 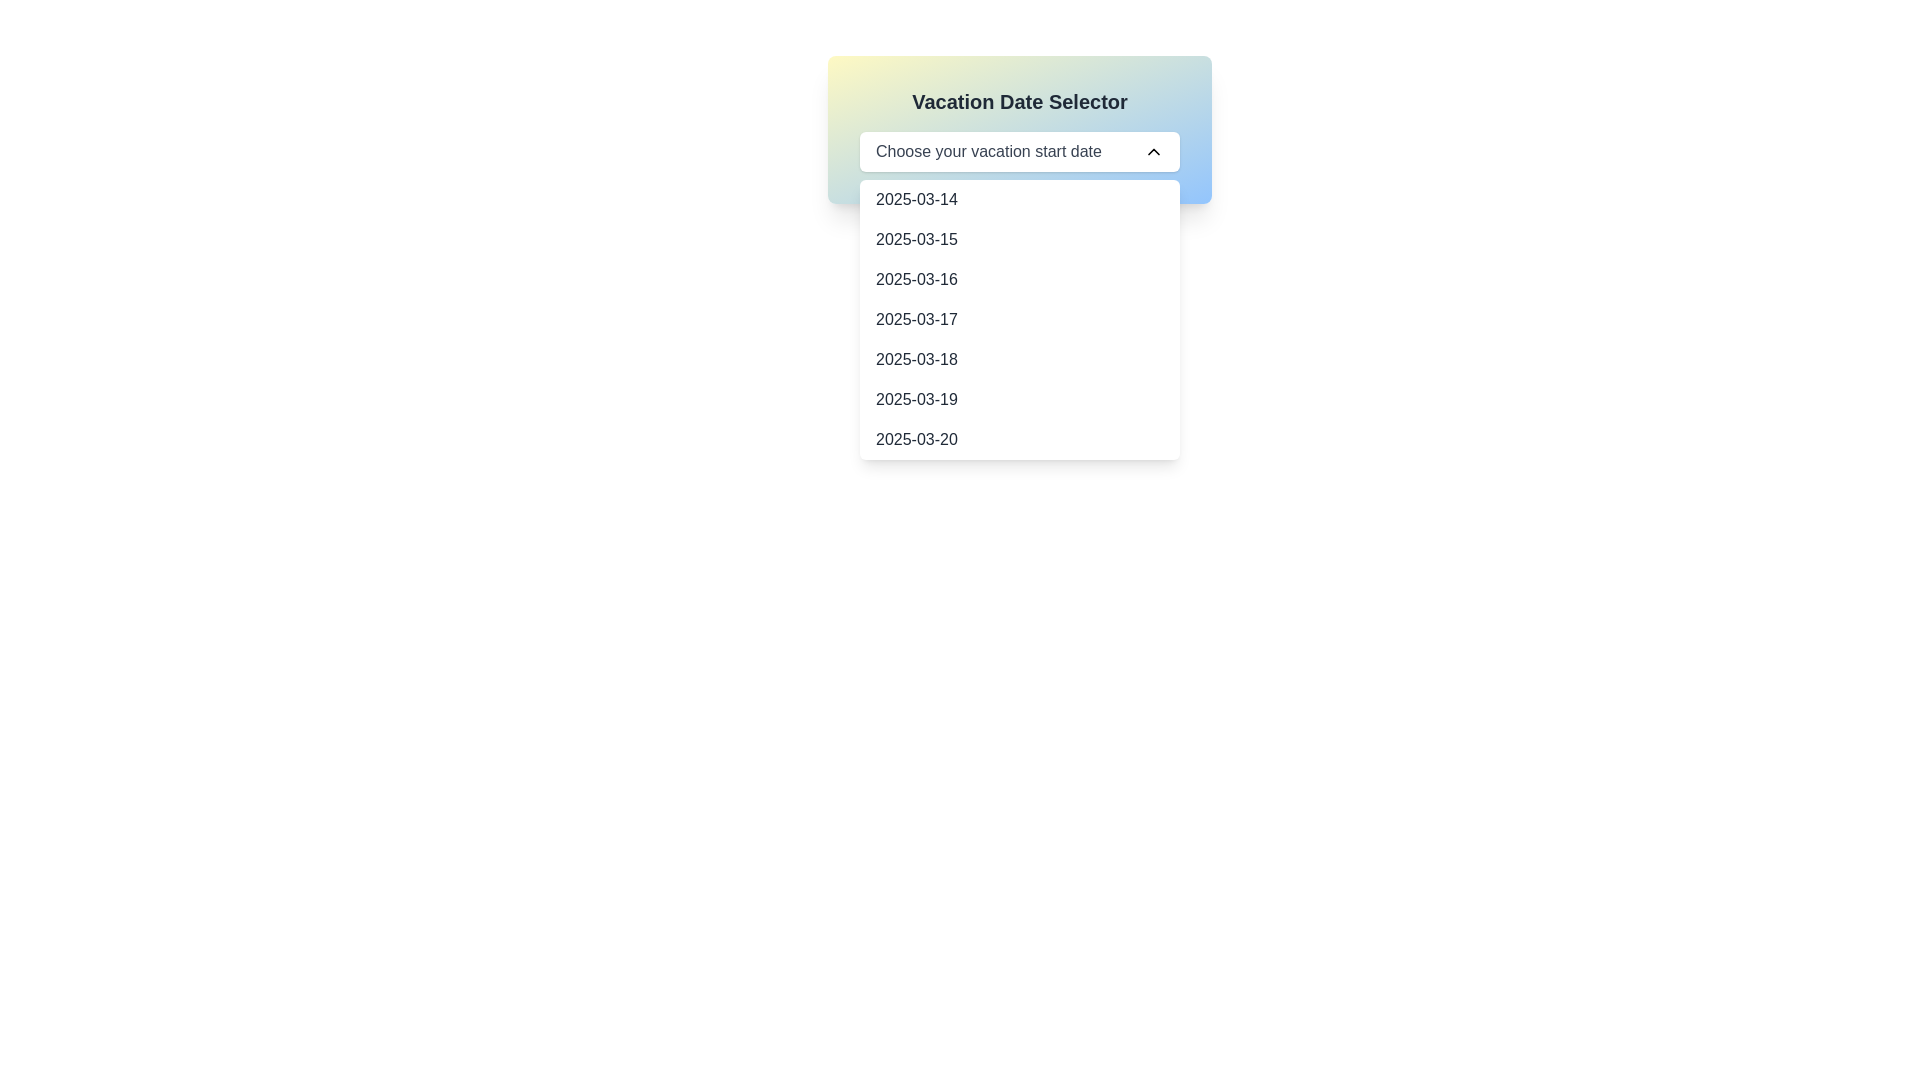 I want to click on the dropdown option containing the date '2025-03-16', so click(x=1019, y=280).